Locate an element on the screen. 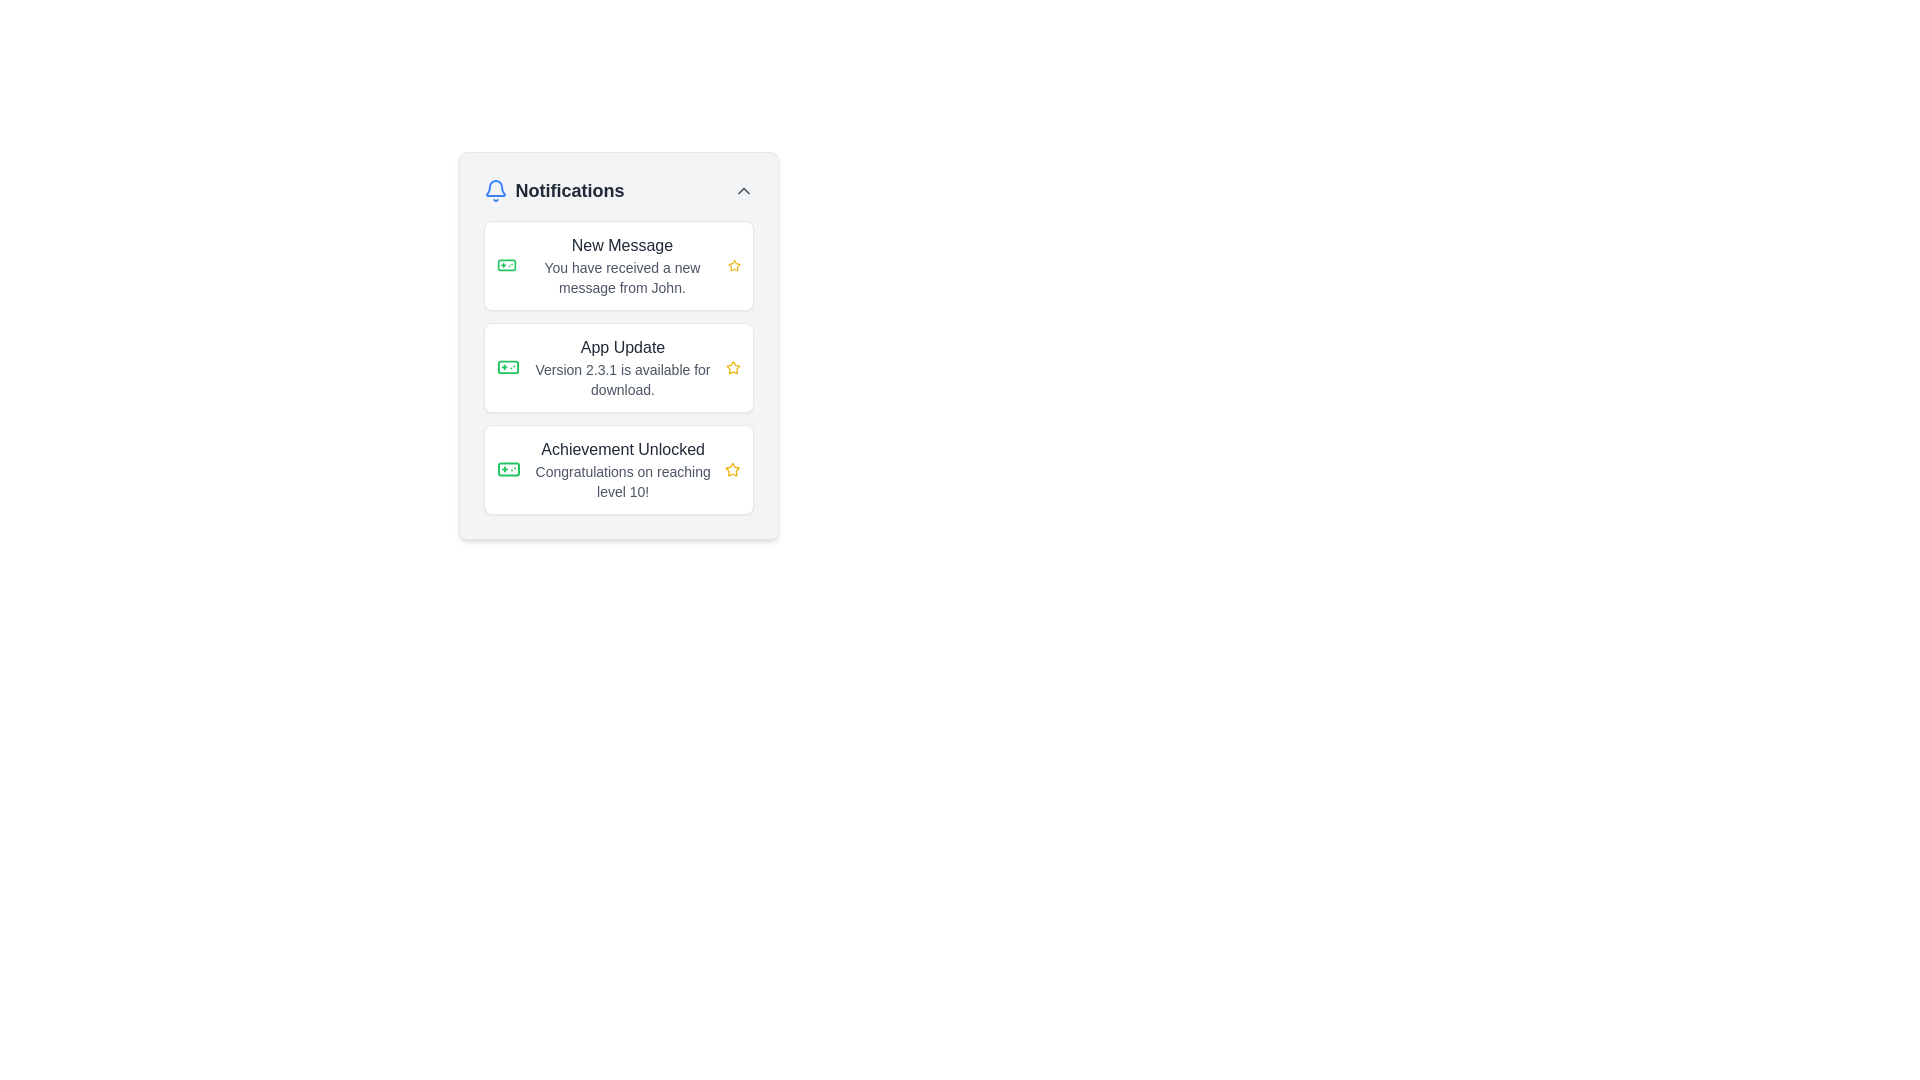  the star-shaped icon with a golden-yellow outline is located at coordinates (732, 367).